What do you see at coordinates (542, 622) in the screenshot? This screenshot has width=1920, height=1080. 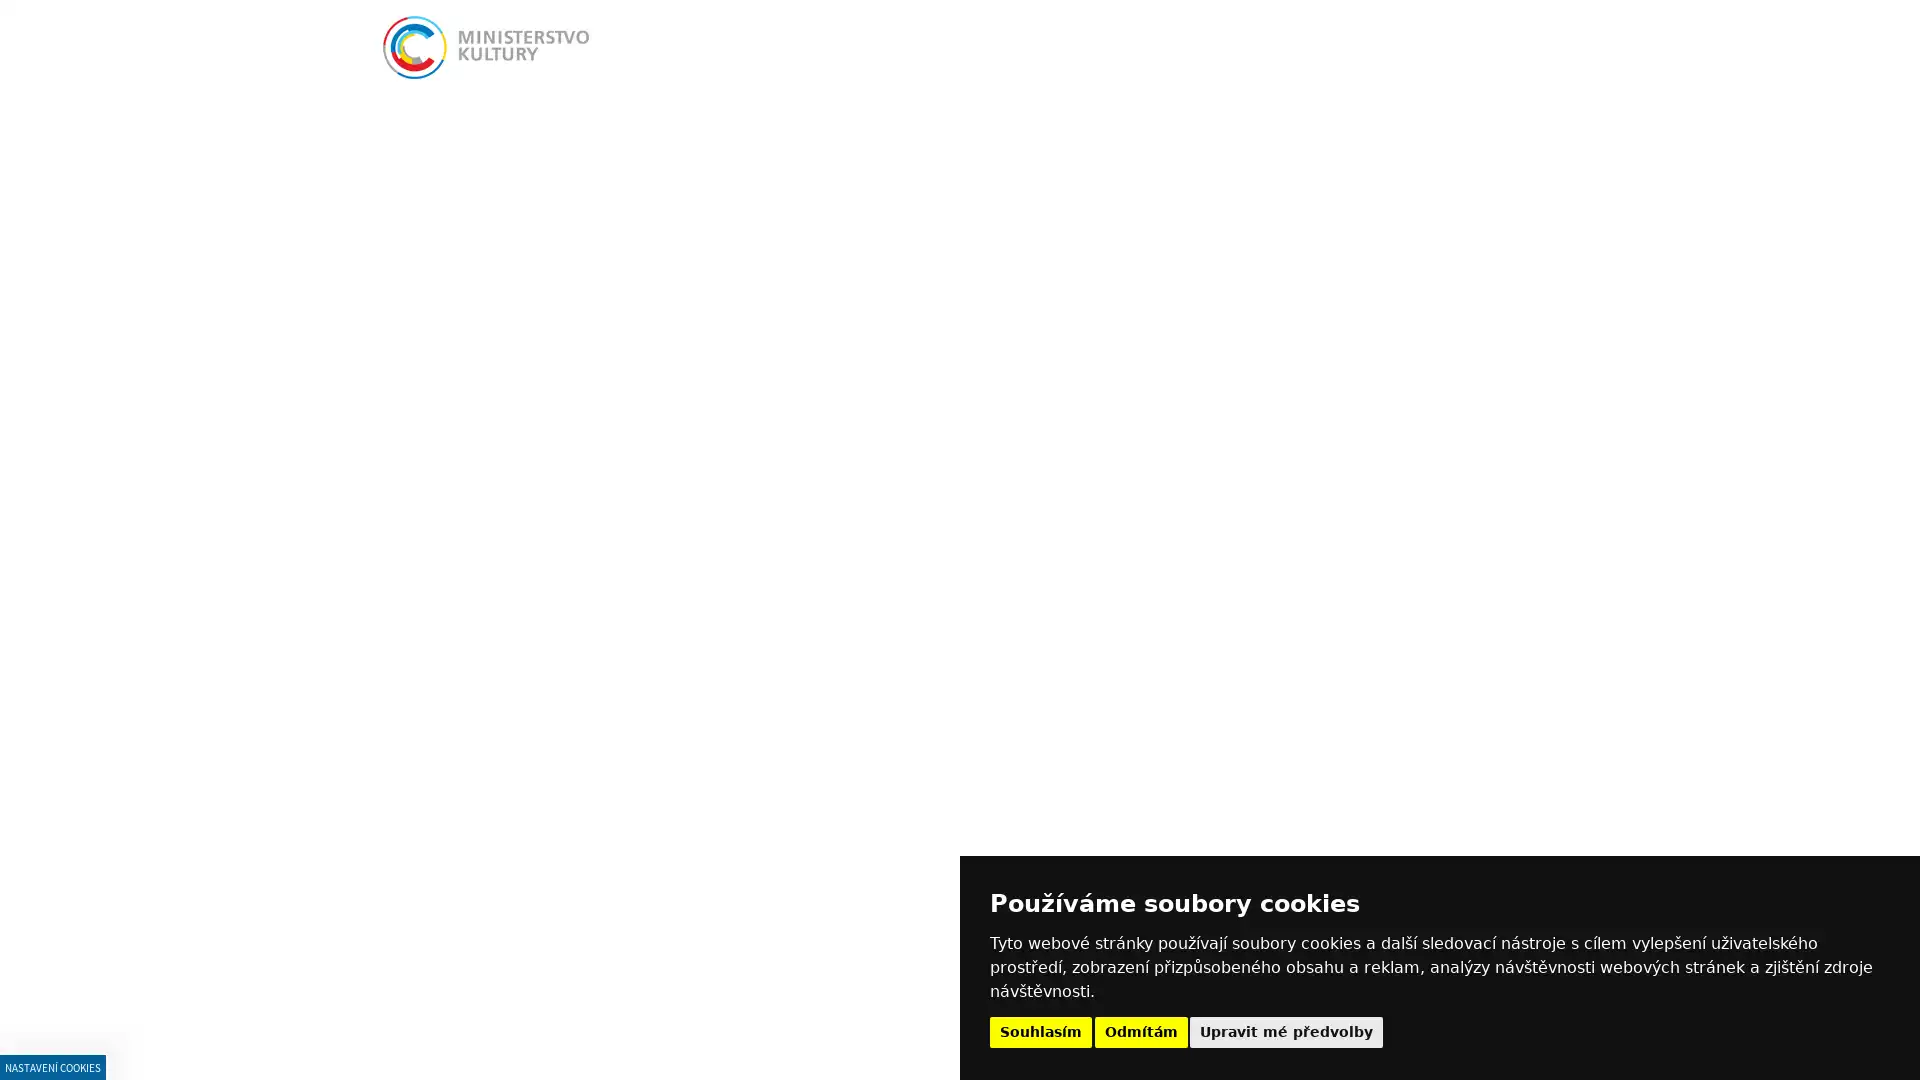 I see `AVIZA` at bounding box center [542, 622].